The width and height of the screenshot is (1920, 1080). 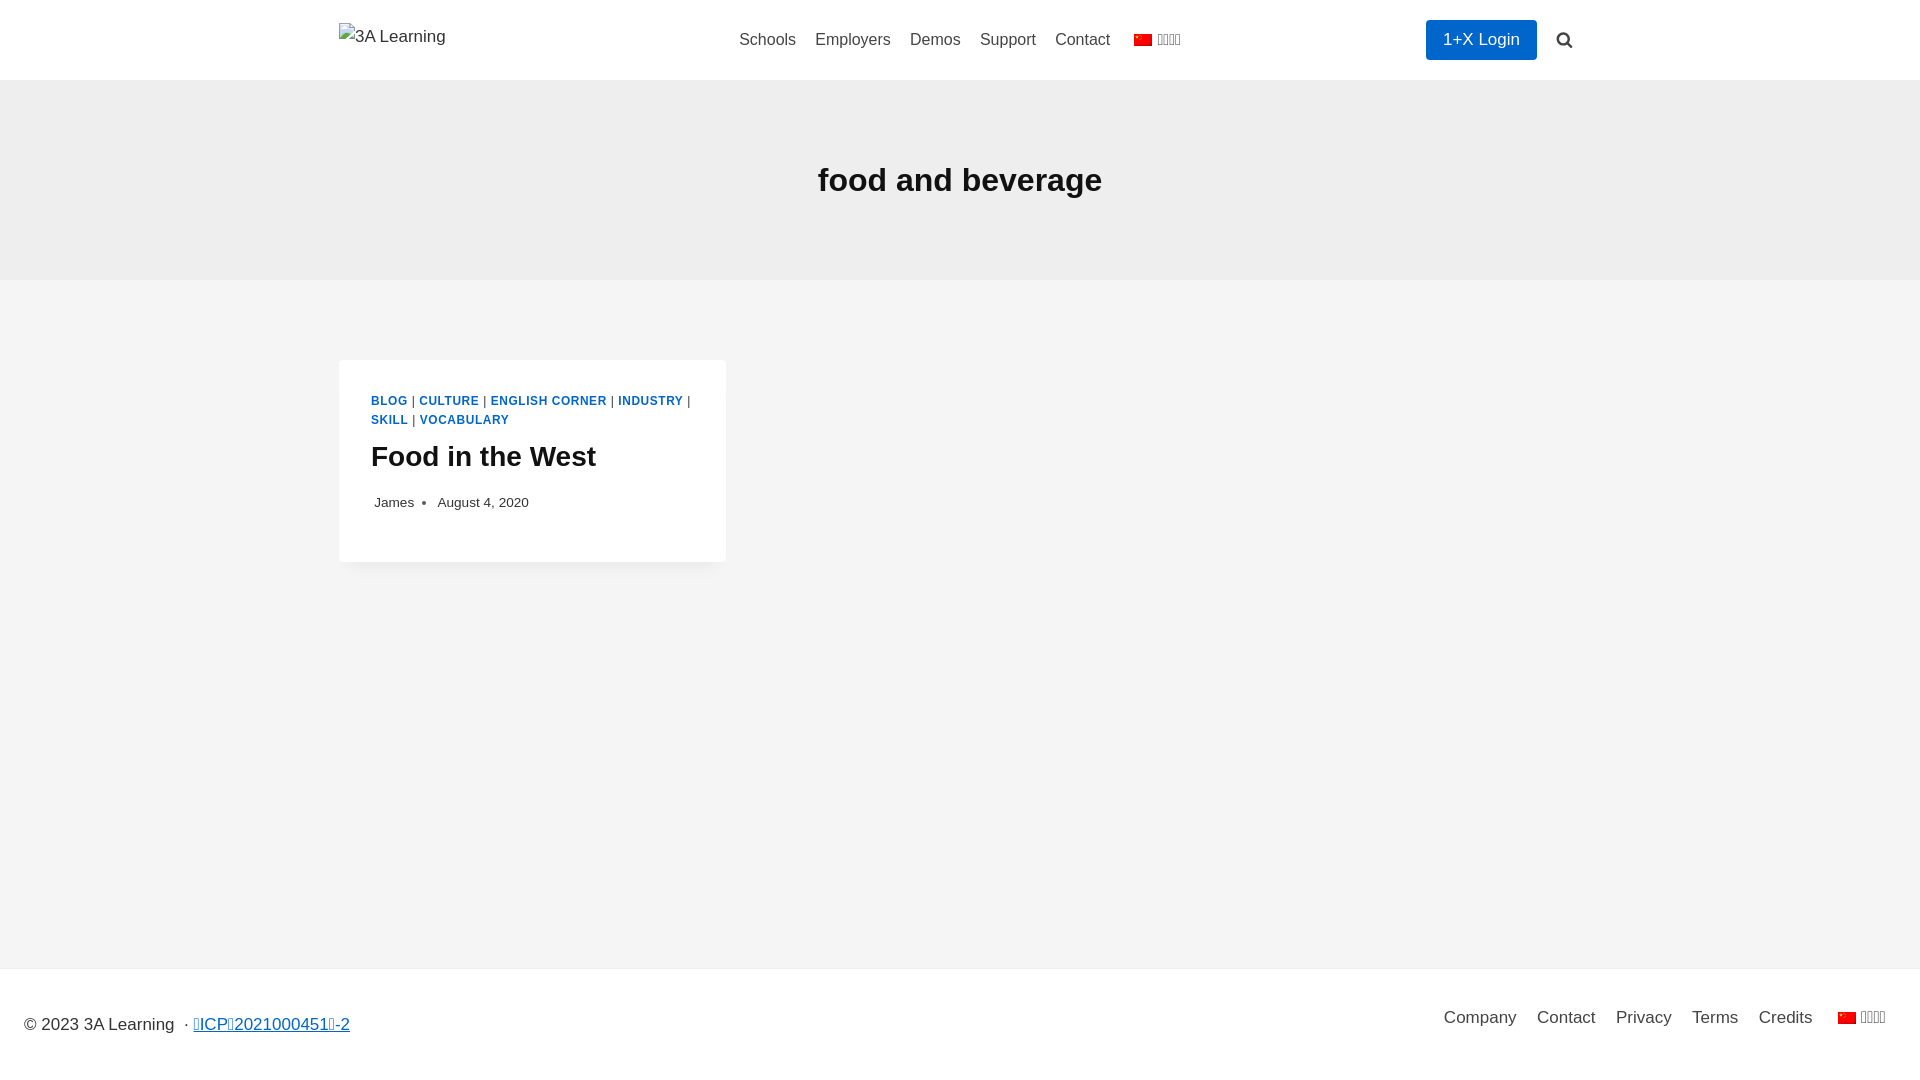 What do you see at coordinates (389, 419) in the screenshot?
I see `'SKILL'` at bounding box center [389, 419].